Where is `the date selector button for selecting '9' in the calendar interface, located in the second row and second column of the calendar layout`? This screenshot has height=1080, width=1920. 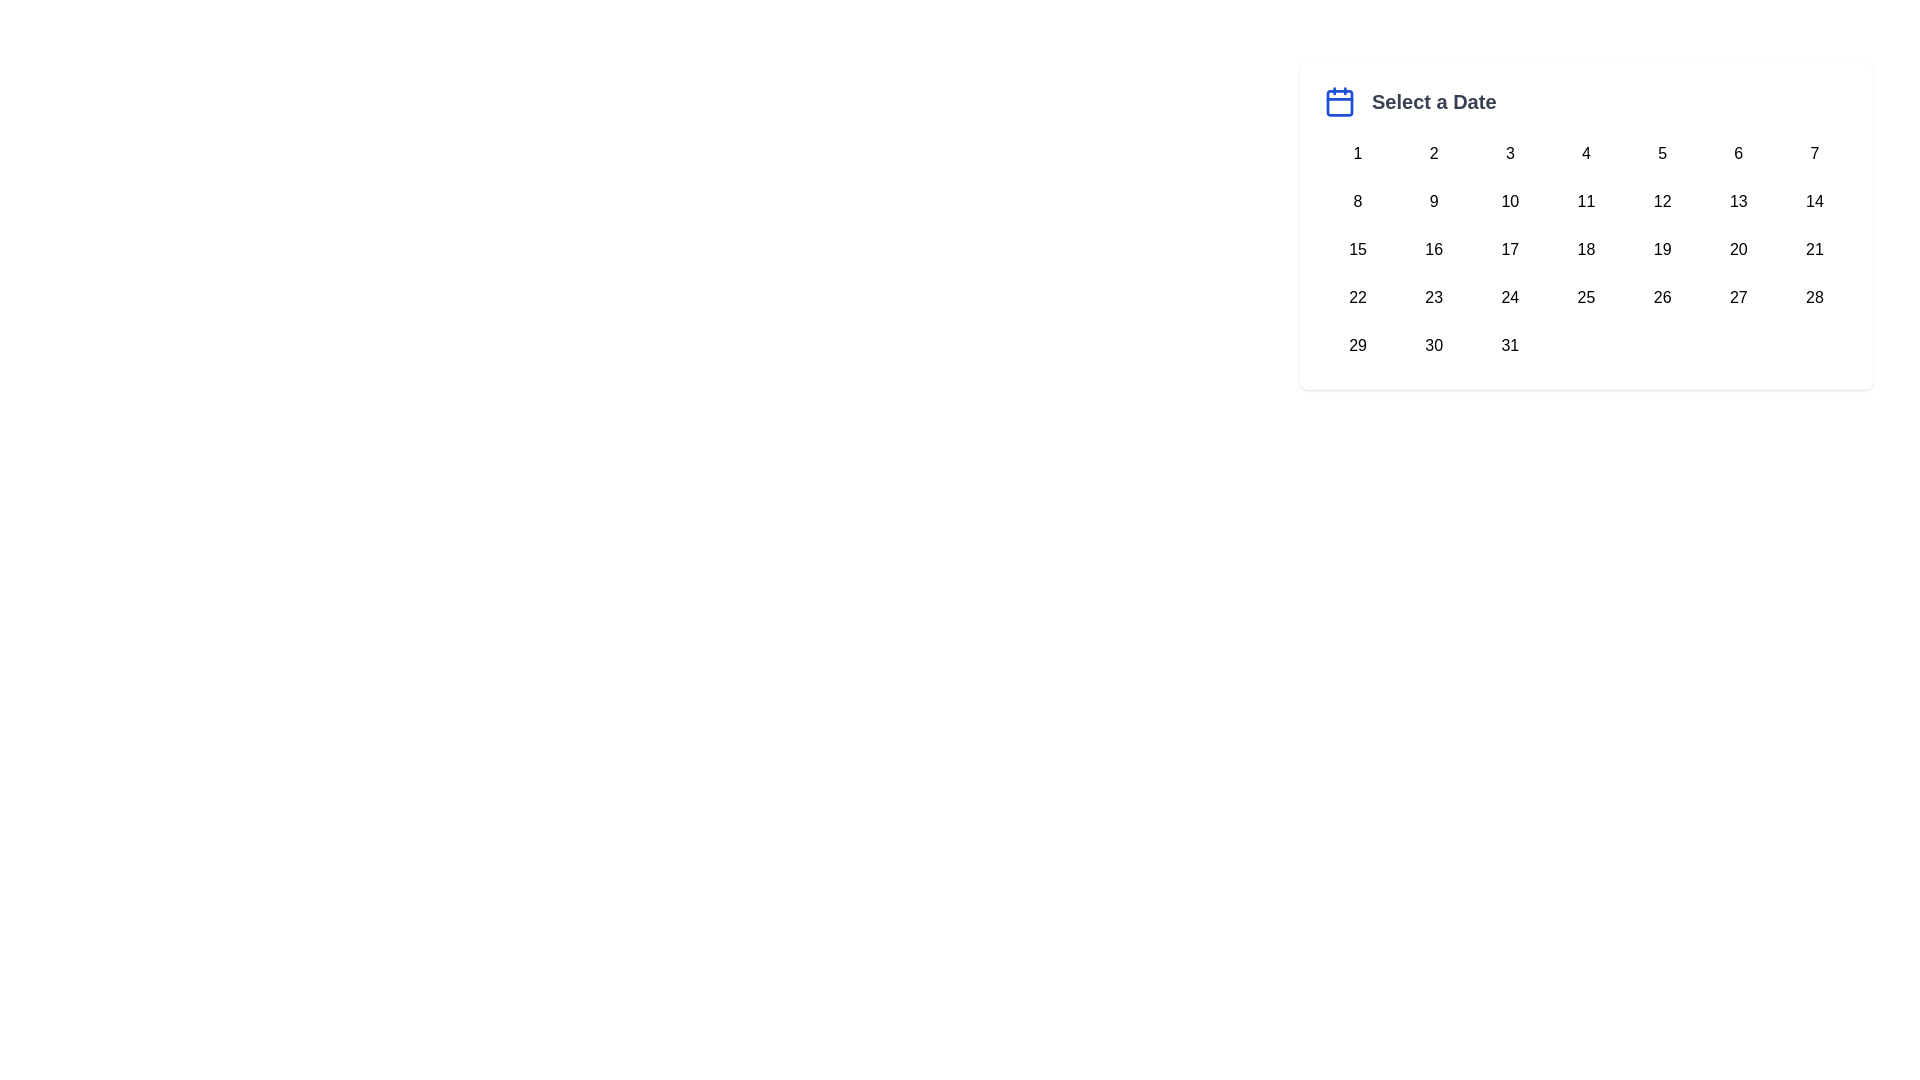 the date selector button for selecting '9' in the calendar interface, located in the second row and second column of the calendar layout is located at coordinates (1433, 201).